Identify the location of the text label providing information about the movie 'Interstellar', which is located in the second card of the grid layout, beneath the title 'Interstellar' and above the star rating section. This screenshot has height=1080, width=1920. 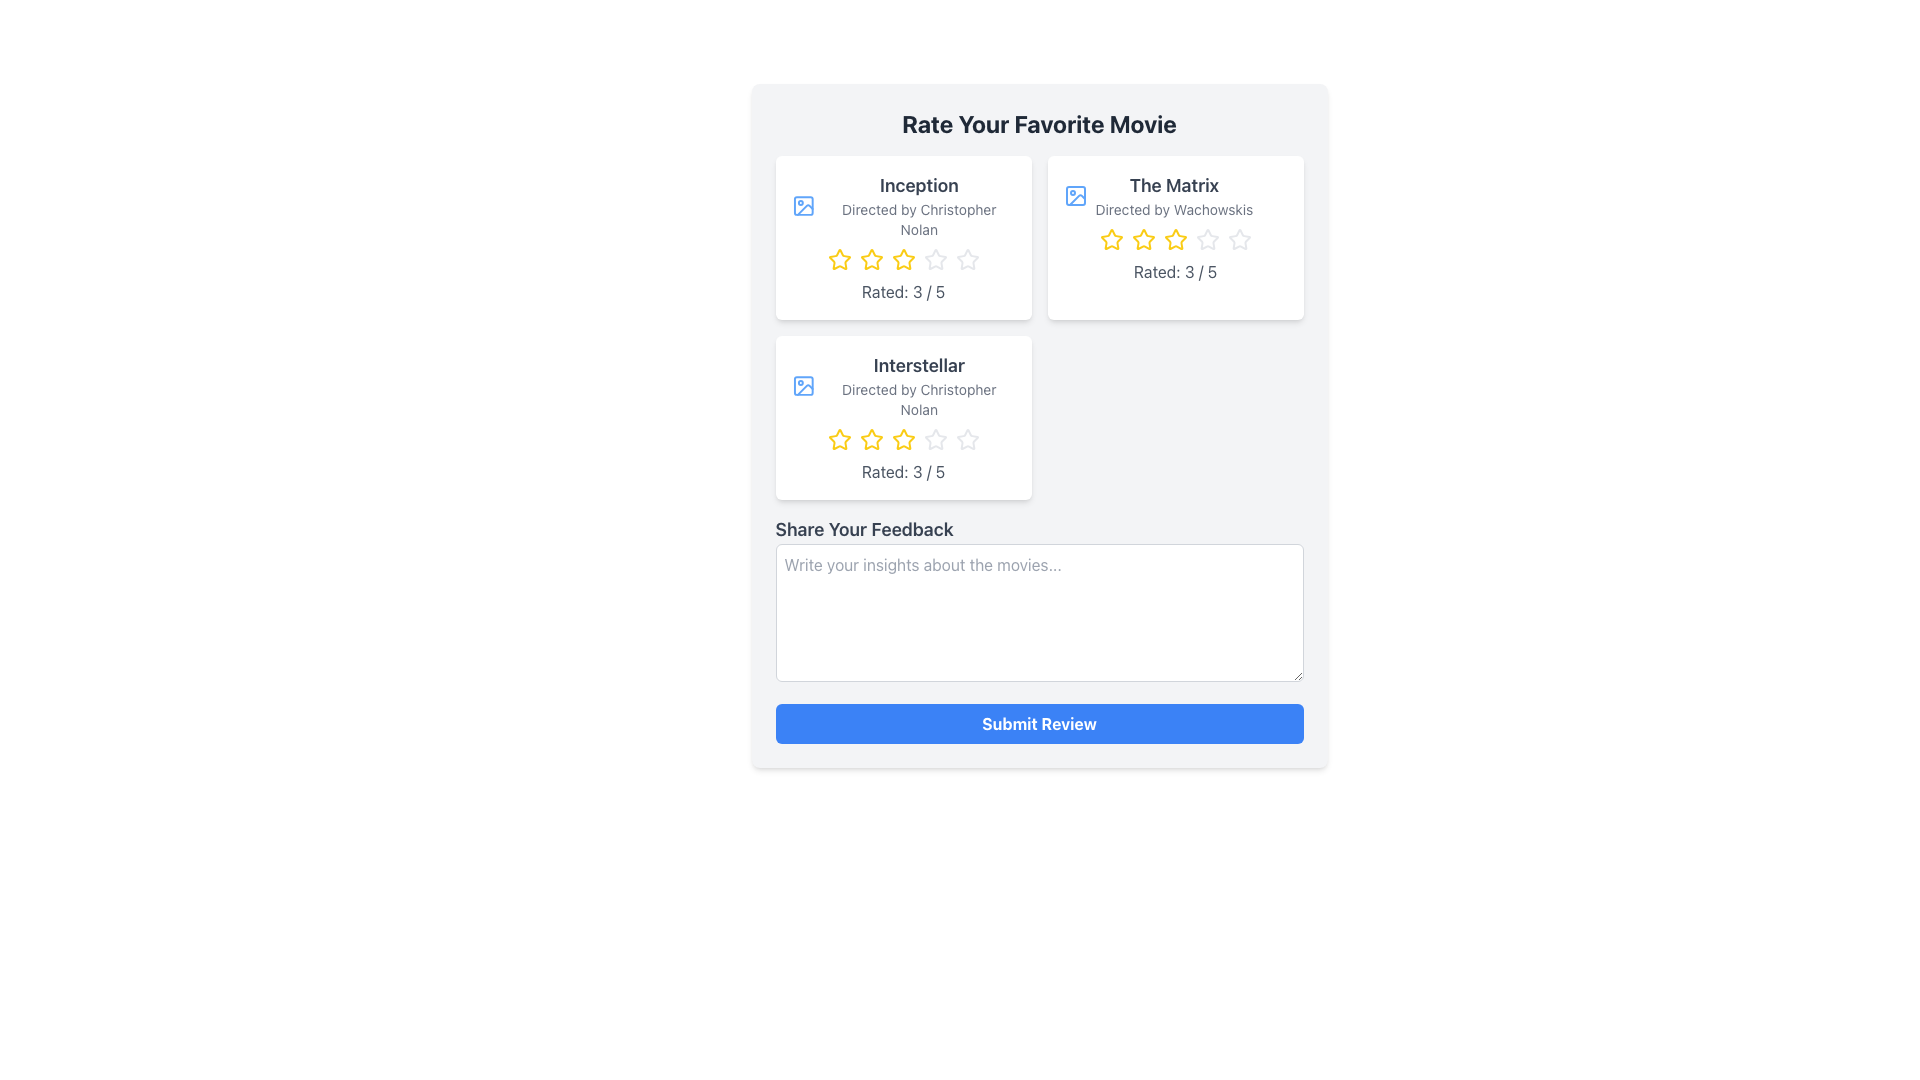
(918, 400).